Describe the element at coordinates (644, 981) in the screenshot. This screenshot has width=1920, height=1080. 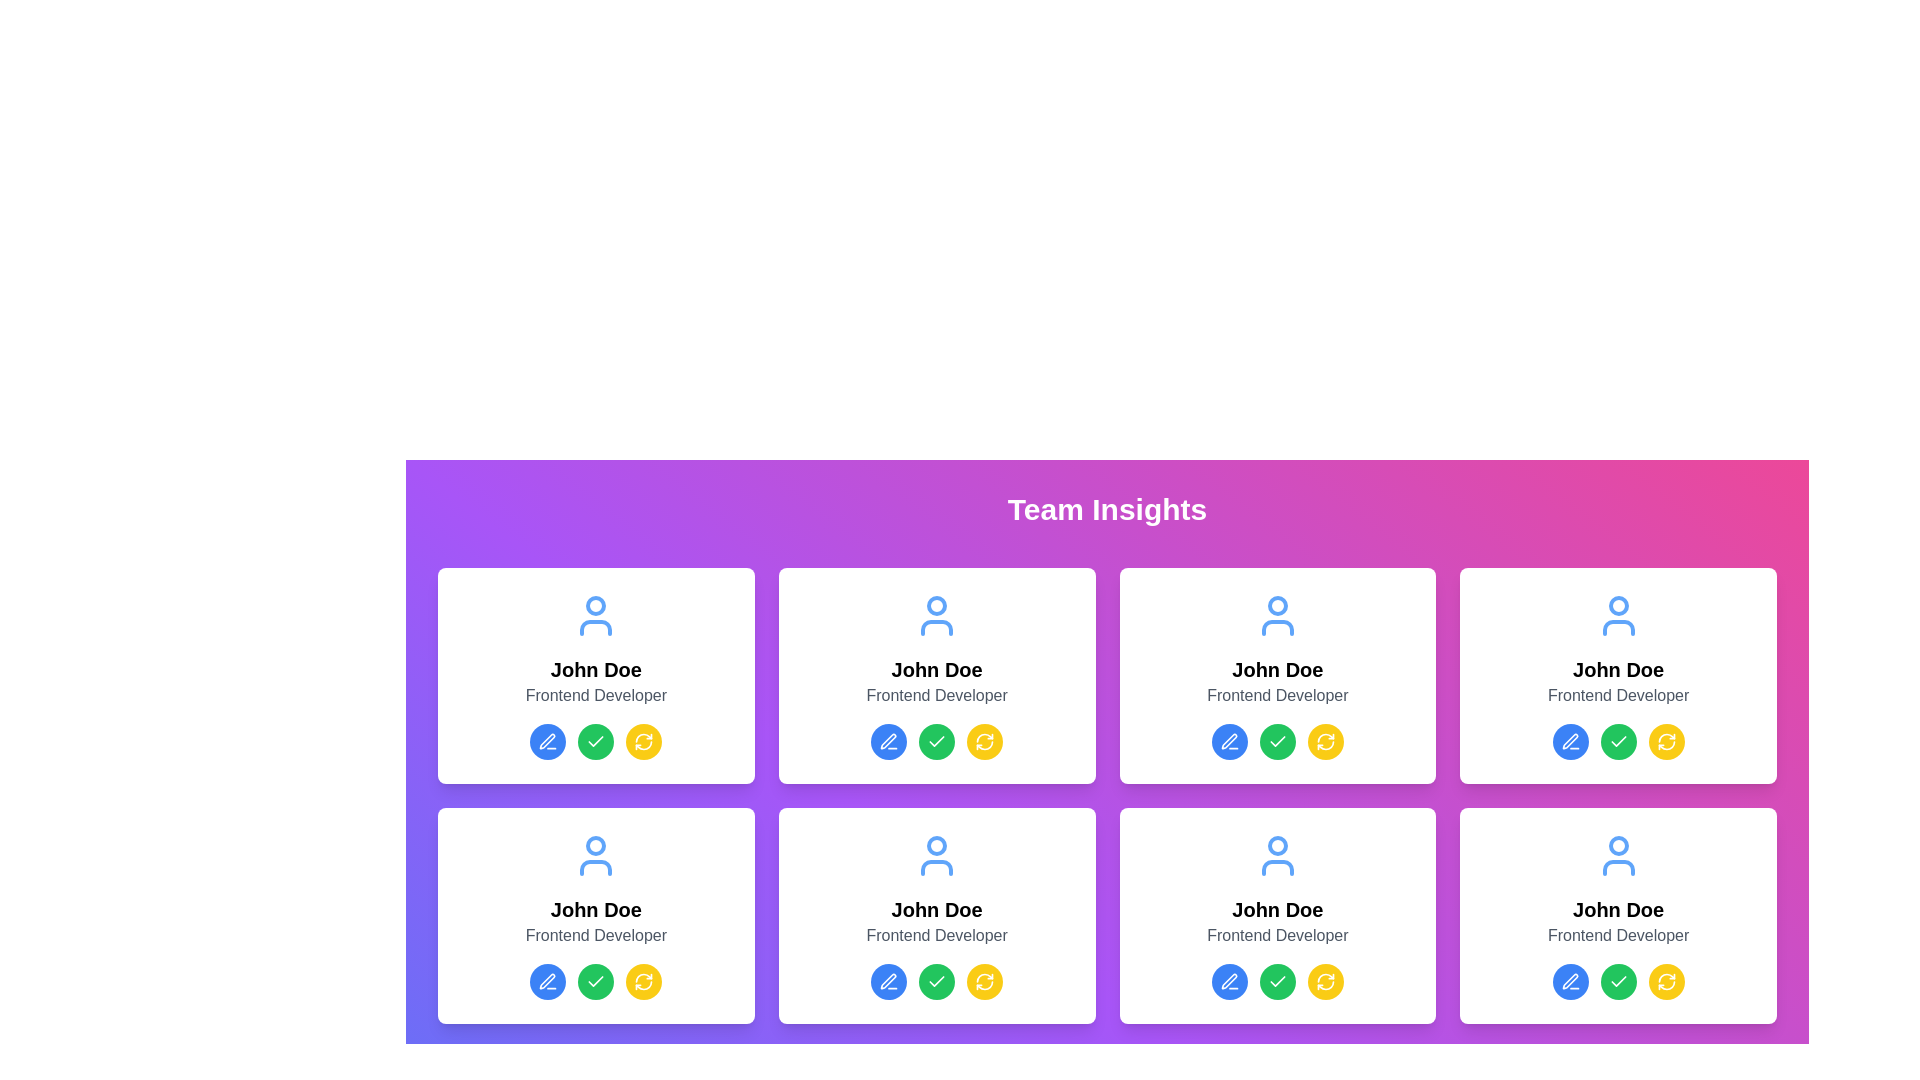
I see `the fourth button in the bottom row of interactive icons on the card element` at that location.